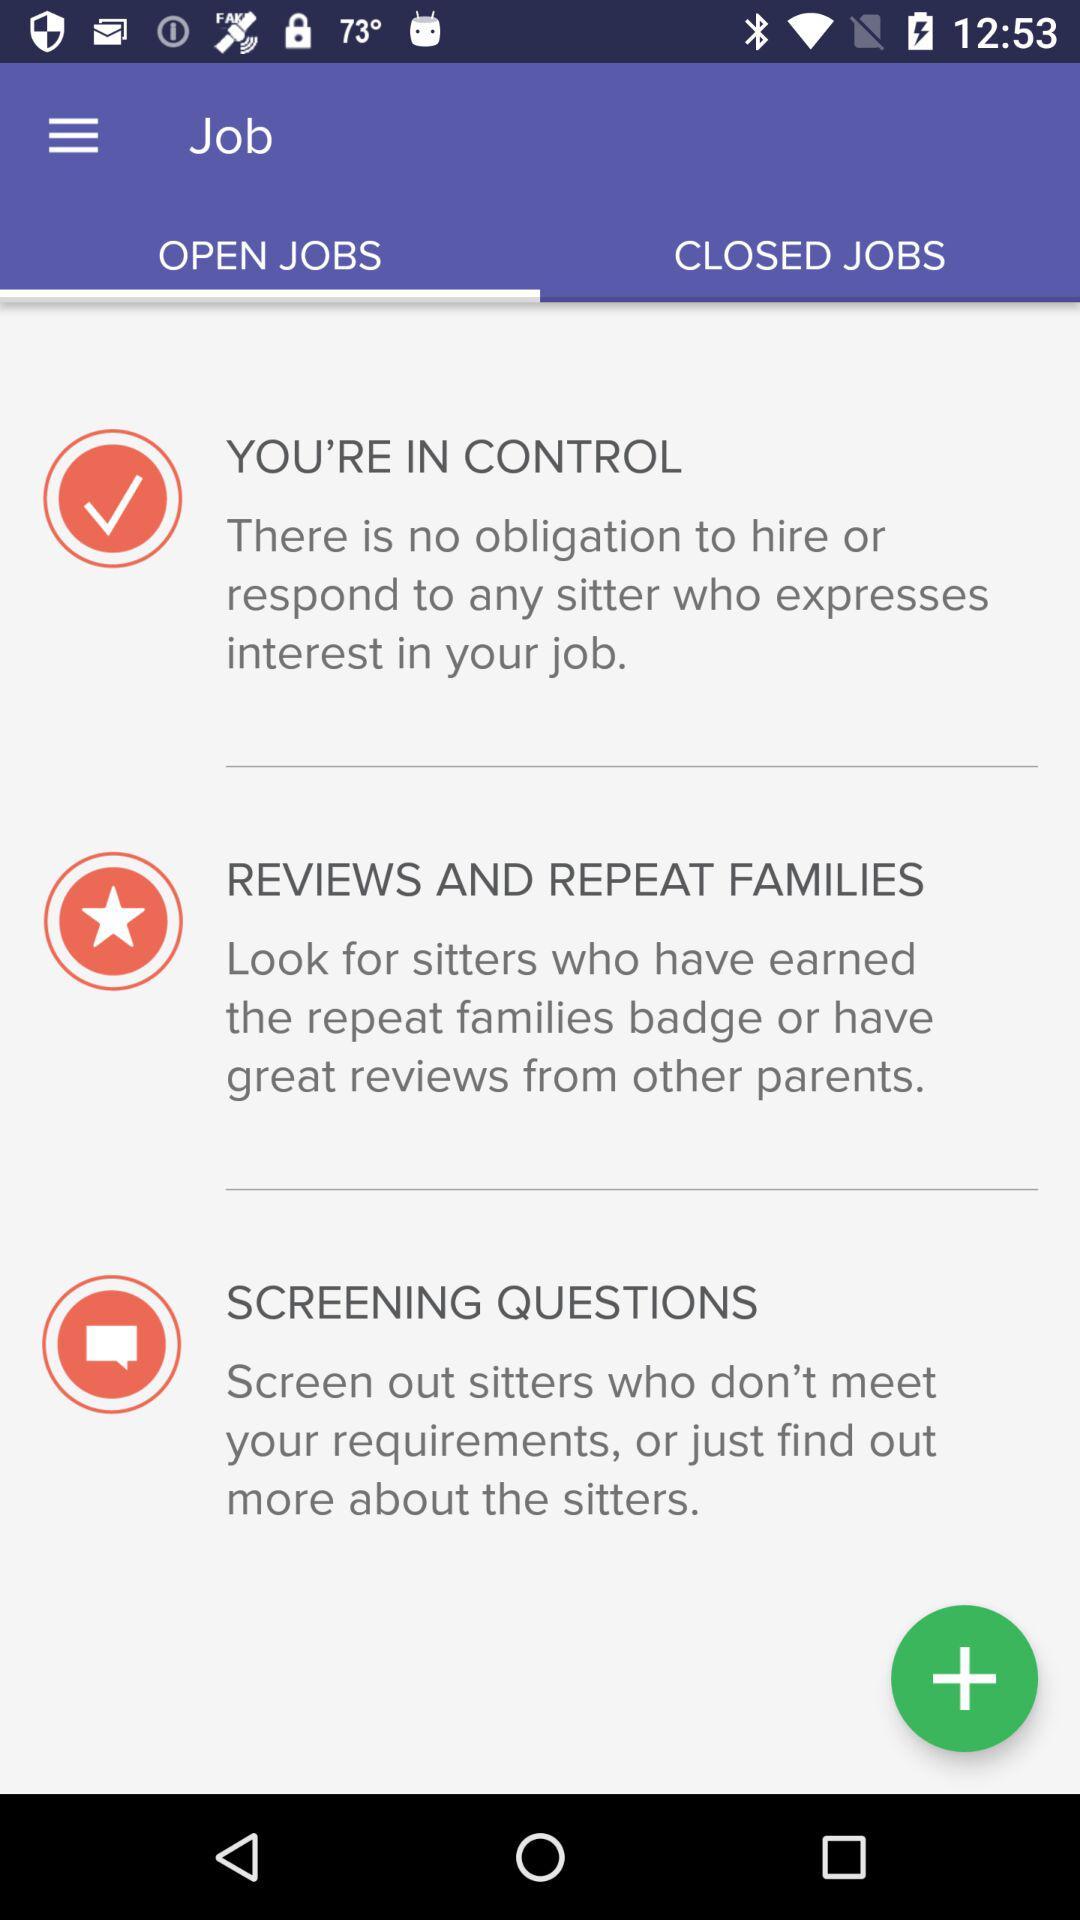 The image size is (1080, 1920). What do you see at coordinates (270, 255) in the screenshot?
I see `the open jobs` at bounding box center [270, 255].